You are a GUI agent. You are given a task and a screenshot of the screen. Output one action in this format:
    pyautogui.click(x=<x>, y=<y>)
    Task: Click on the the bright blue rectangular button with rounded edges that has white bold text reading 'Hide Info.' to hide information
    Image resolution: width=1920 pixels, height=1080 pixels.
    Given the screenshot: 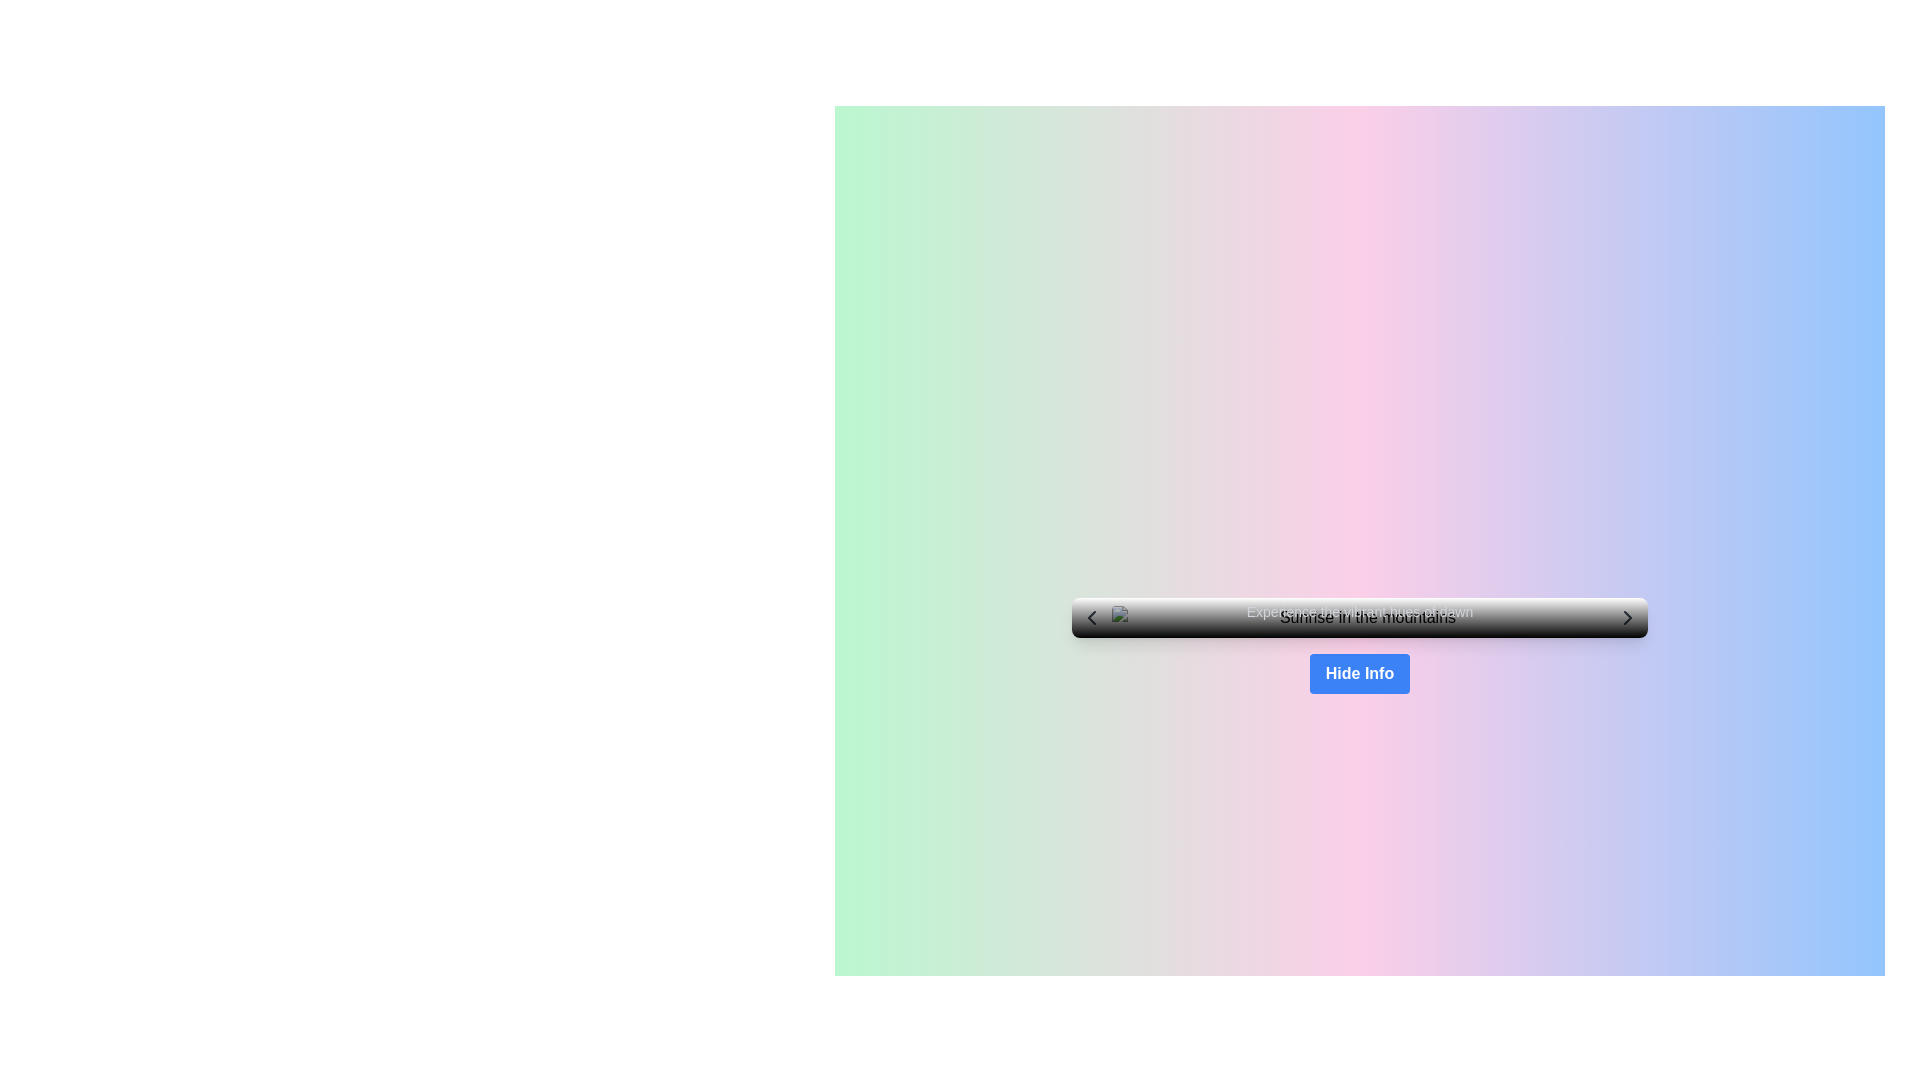 What is the action you would take?
    pyautogui.click(x=1359, y=674)
    